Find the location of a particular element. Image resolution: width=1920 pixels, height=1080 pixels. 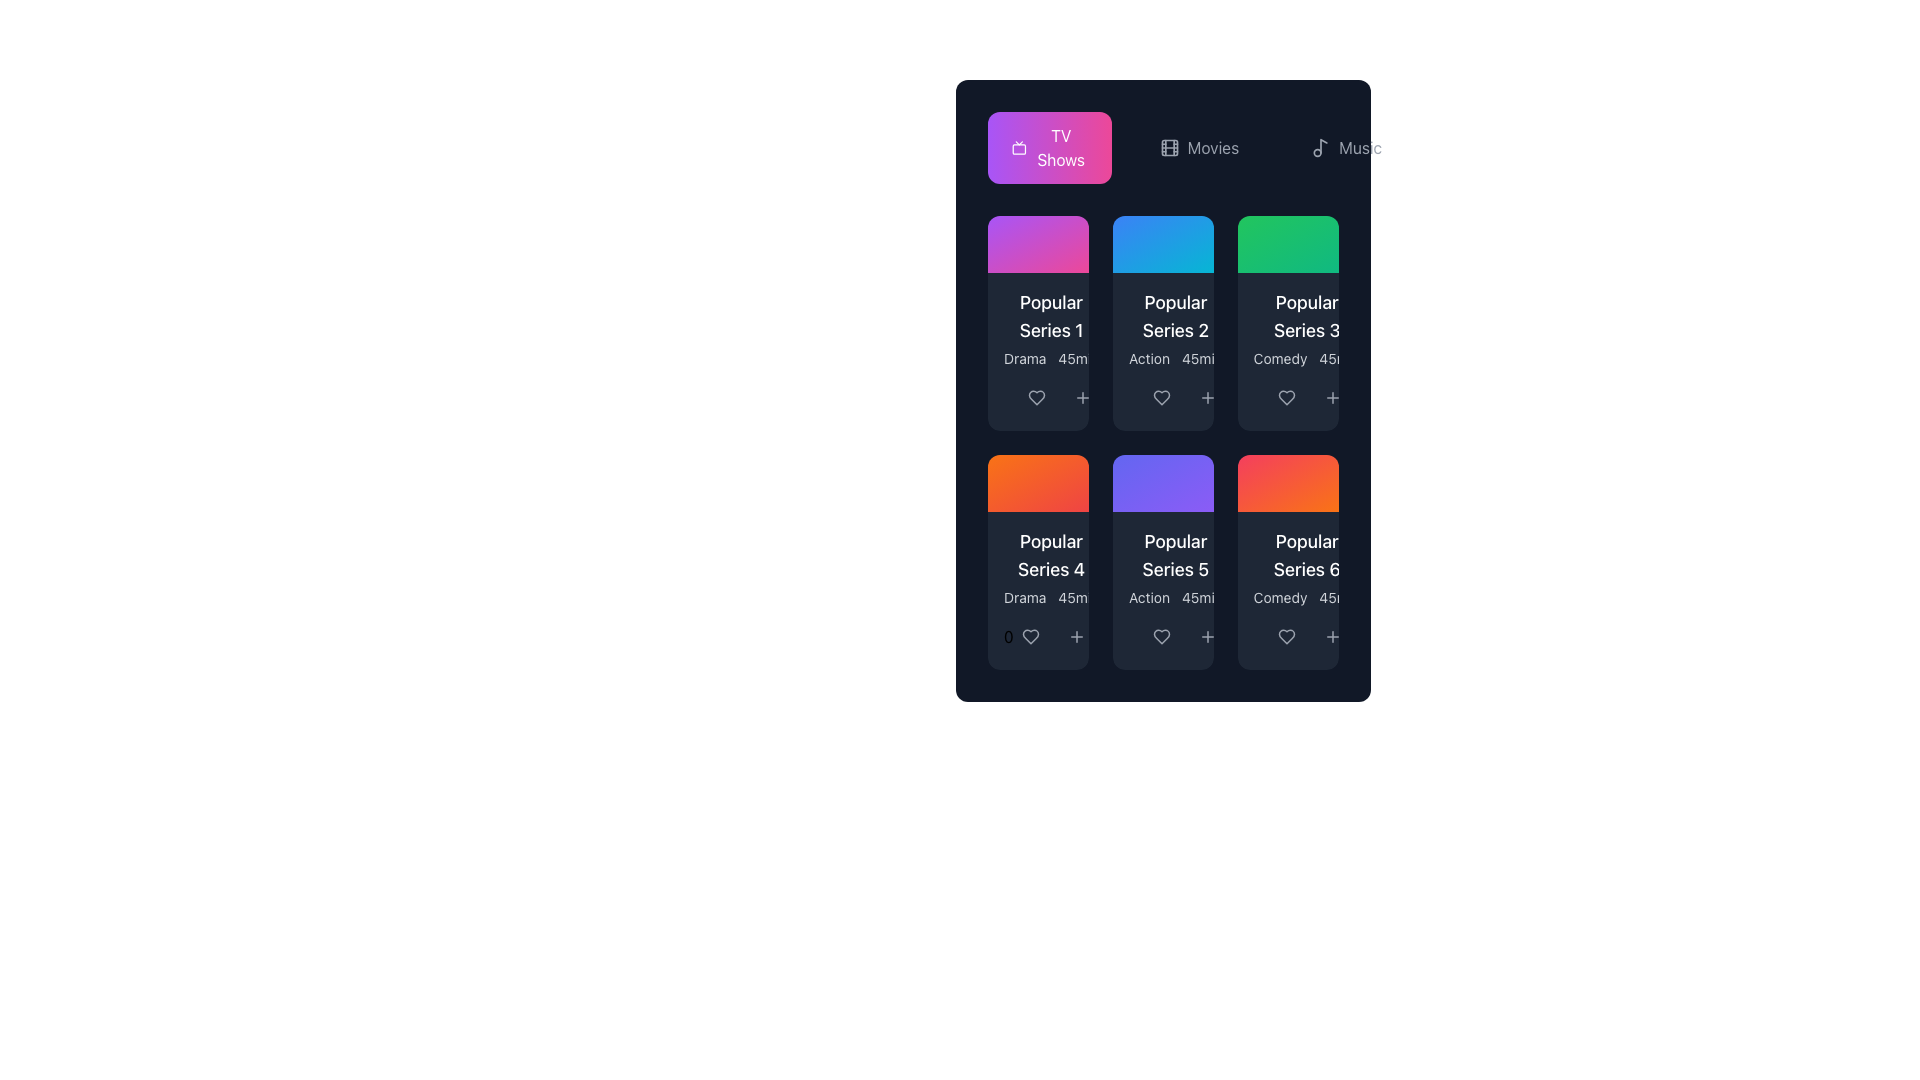

the play button located centrally within the gradient background at the top of the 'Popular Series 1' card to initiate playback of the associated series is located at coordinates (1038, 243).